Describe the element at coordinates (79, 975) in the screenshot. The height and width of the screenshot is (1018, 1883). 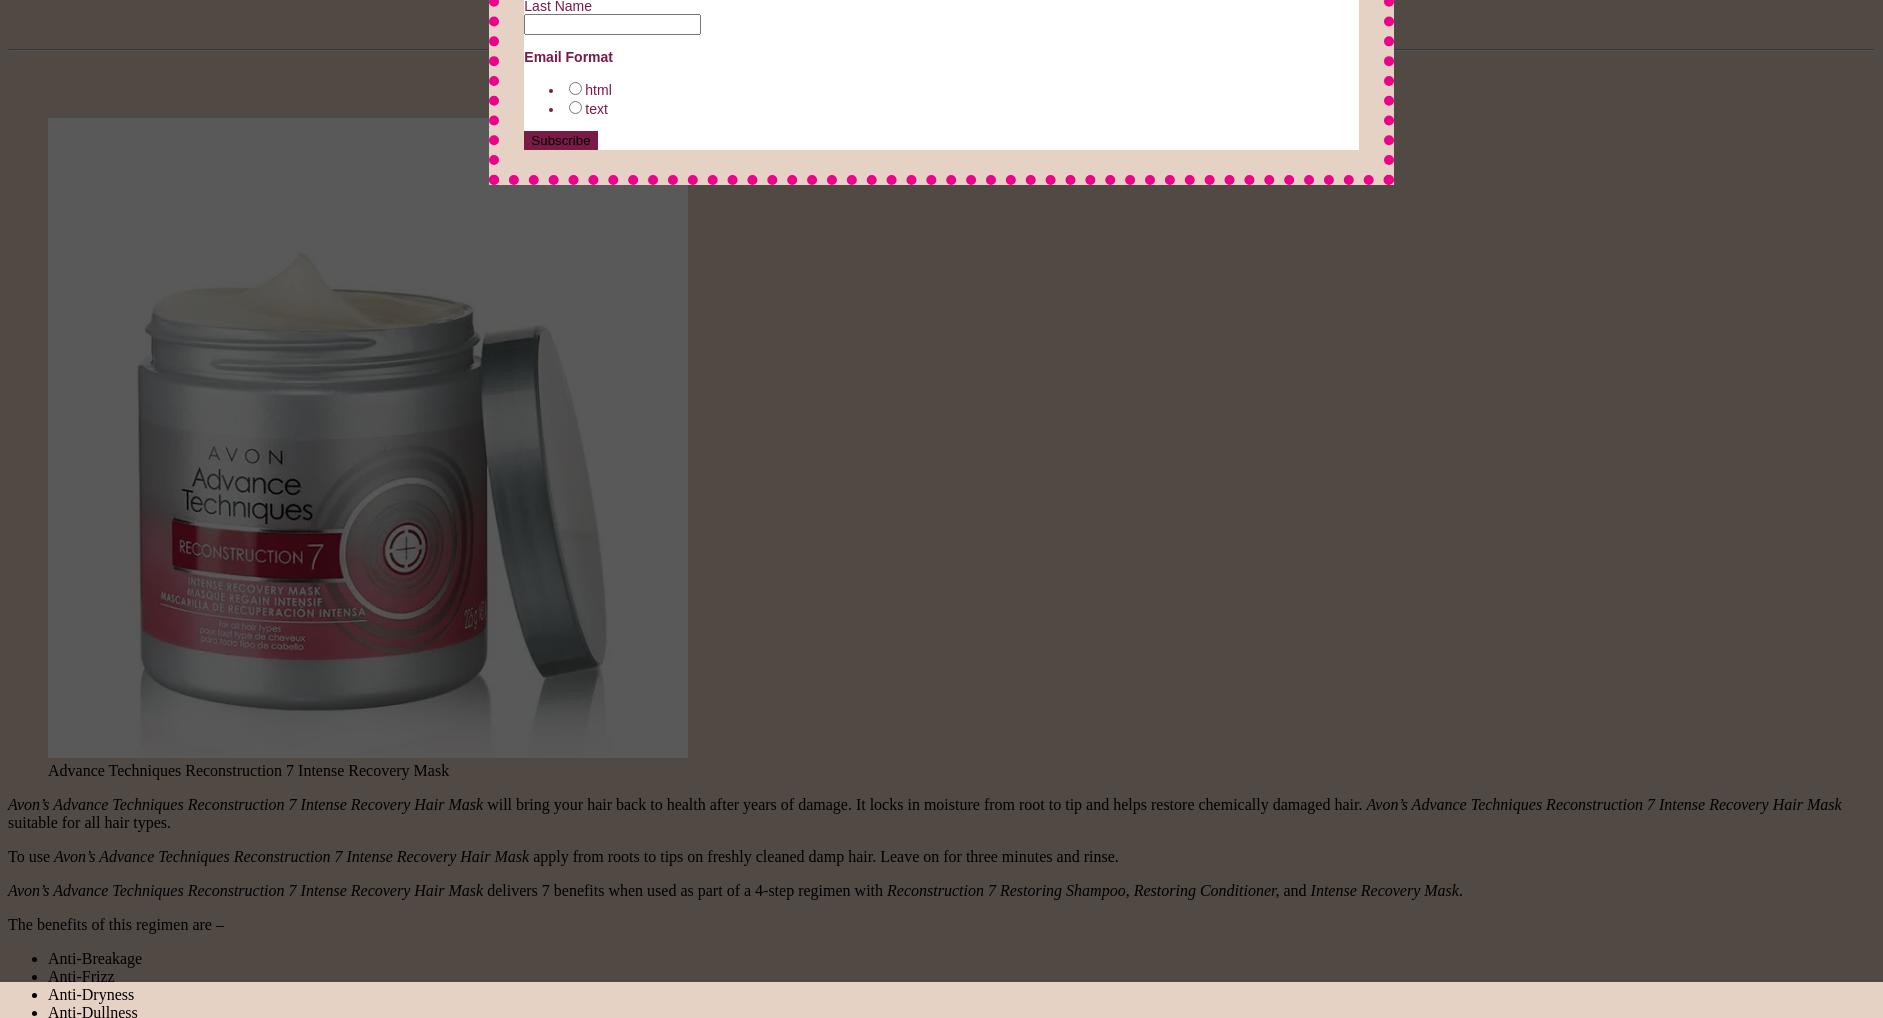
I see `'Anti-Frizz'` at that location.